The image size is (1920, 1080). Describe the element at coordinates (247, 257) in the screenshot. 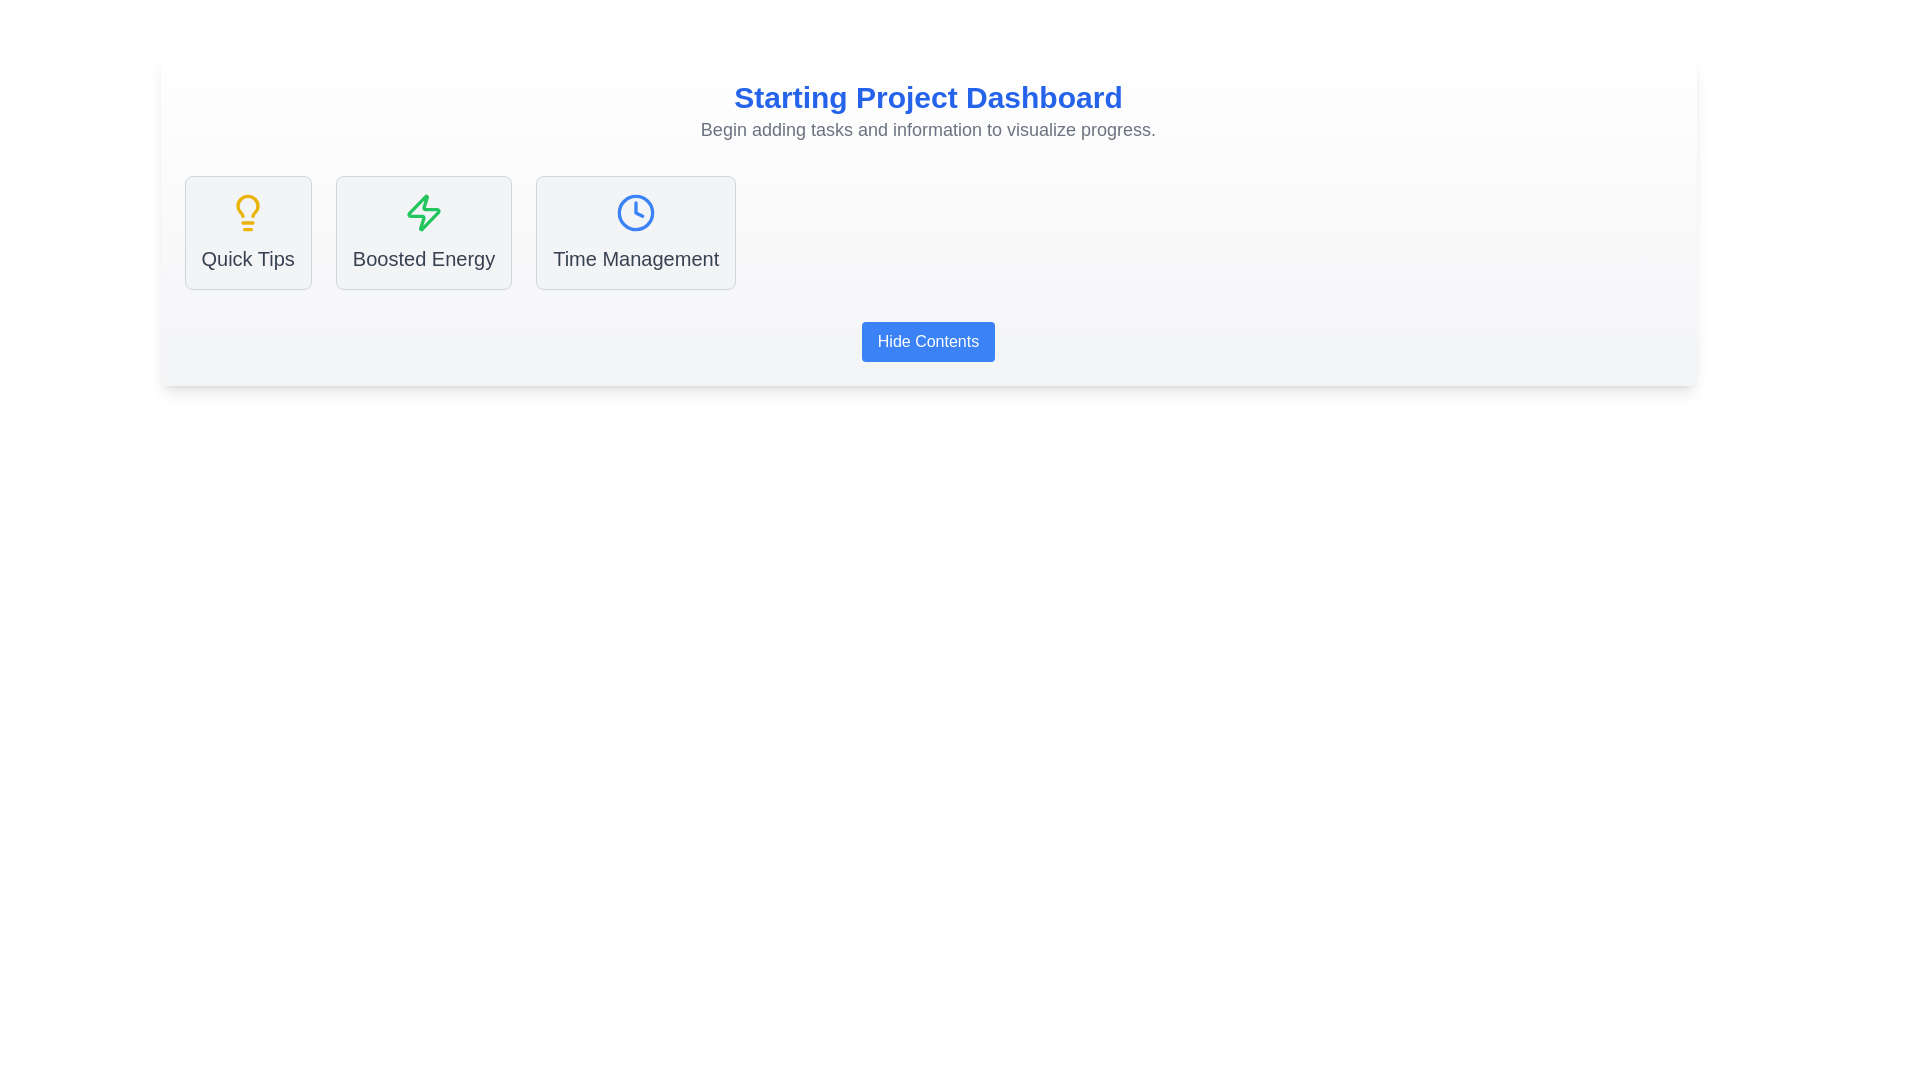

I see `the 'Quick Tips' text label styled in a medium-sized, bold, gray font` at that location.